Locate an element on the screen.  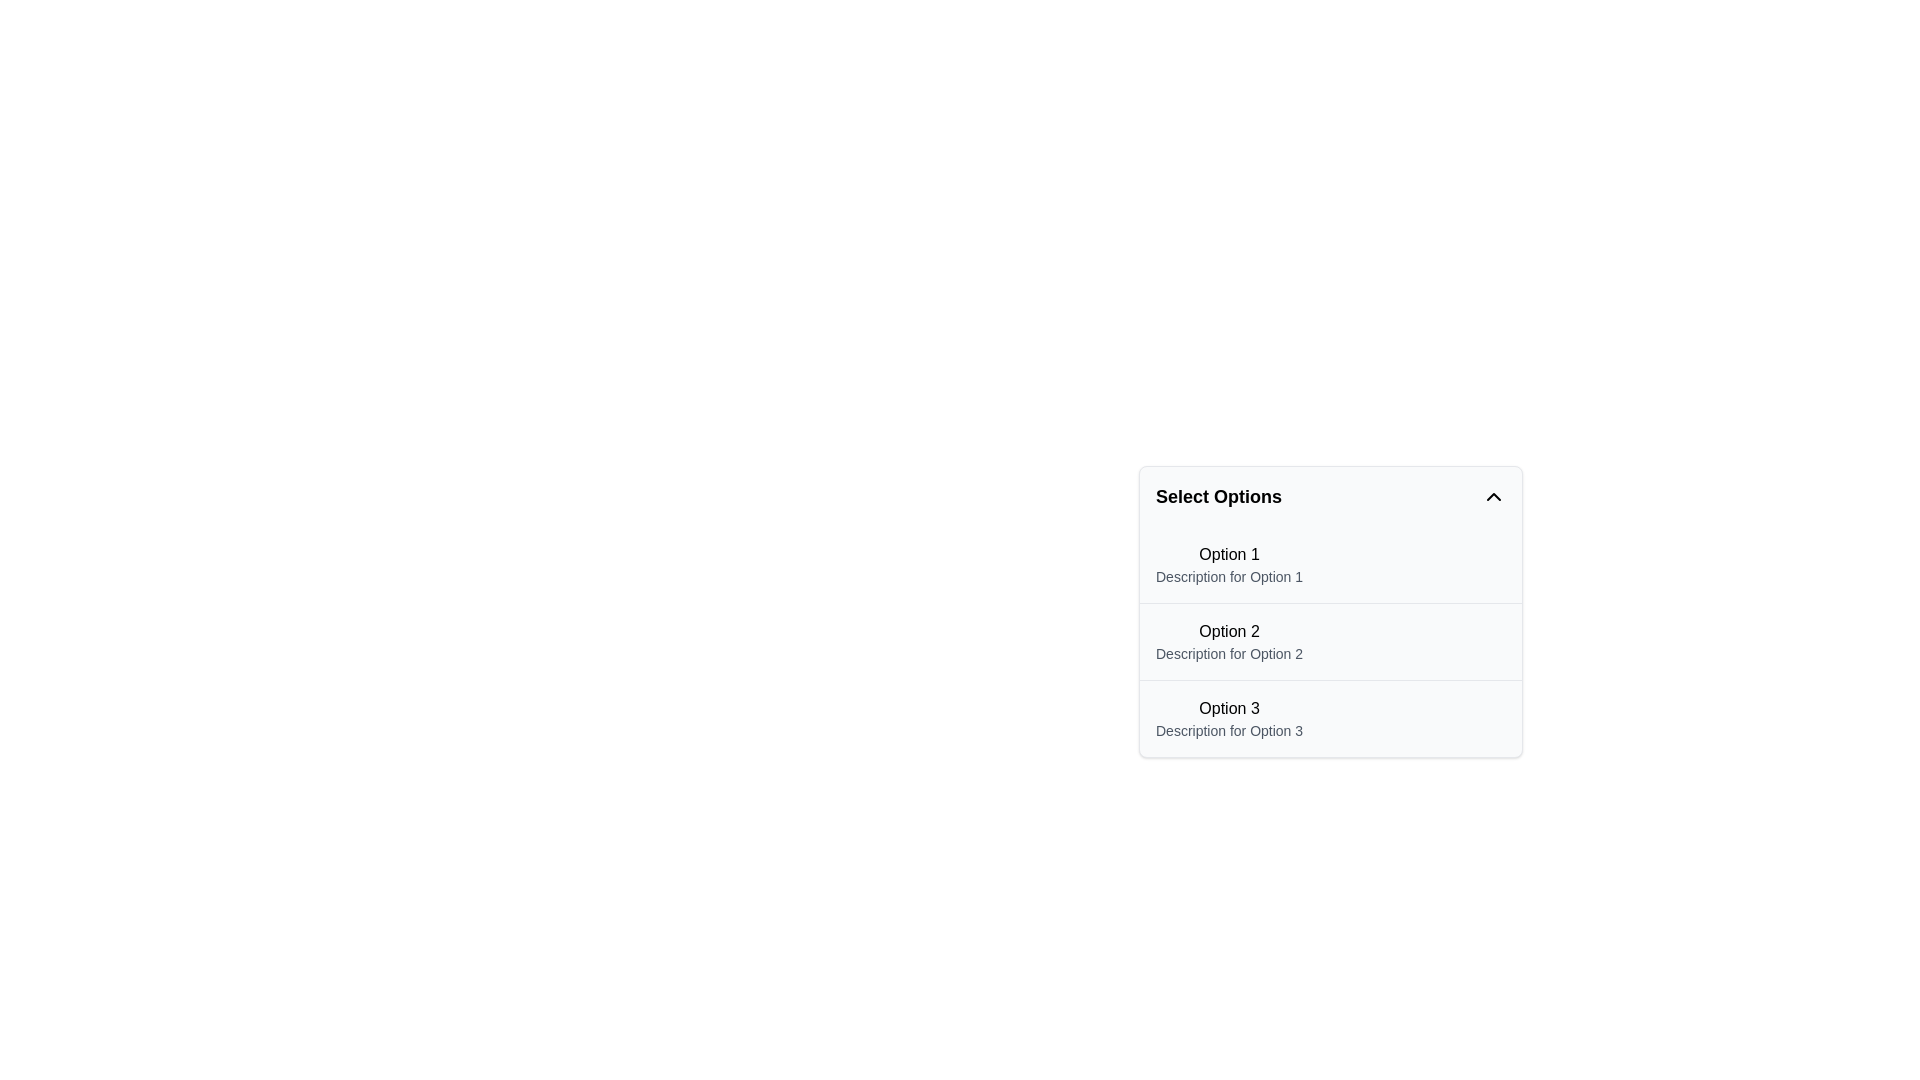
the static textual label that identifies the second option in the selectable options list under the 'Select Options' title is located at coordinates (1228, 632).